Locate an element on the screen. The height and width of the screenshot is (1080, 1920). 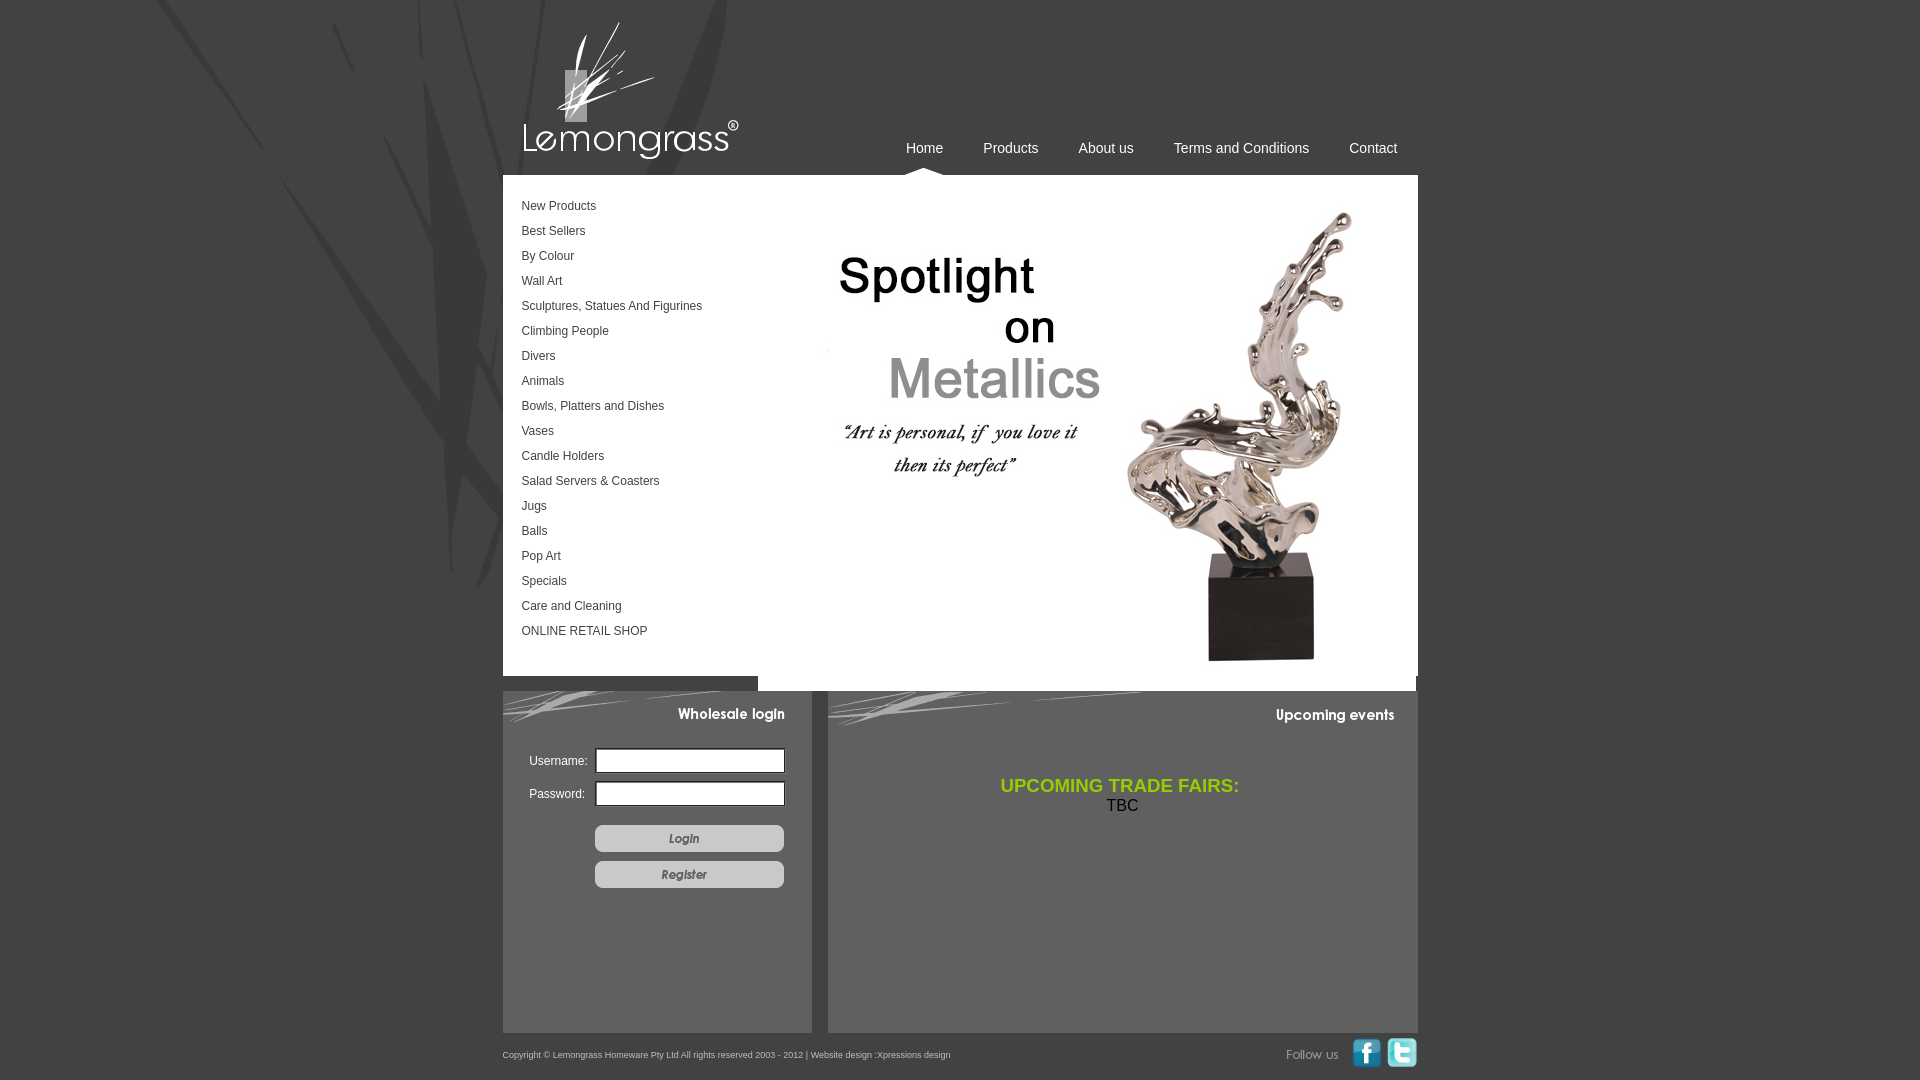
'Wall Art' is located at coordinates (627, 282).